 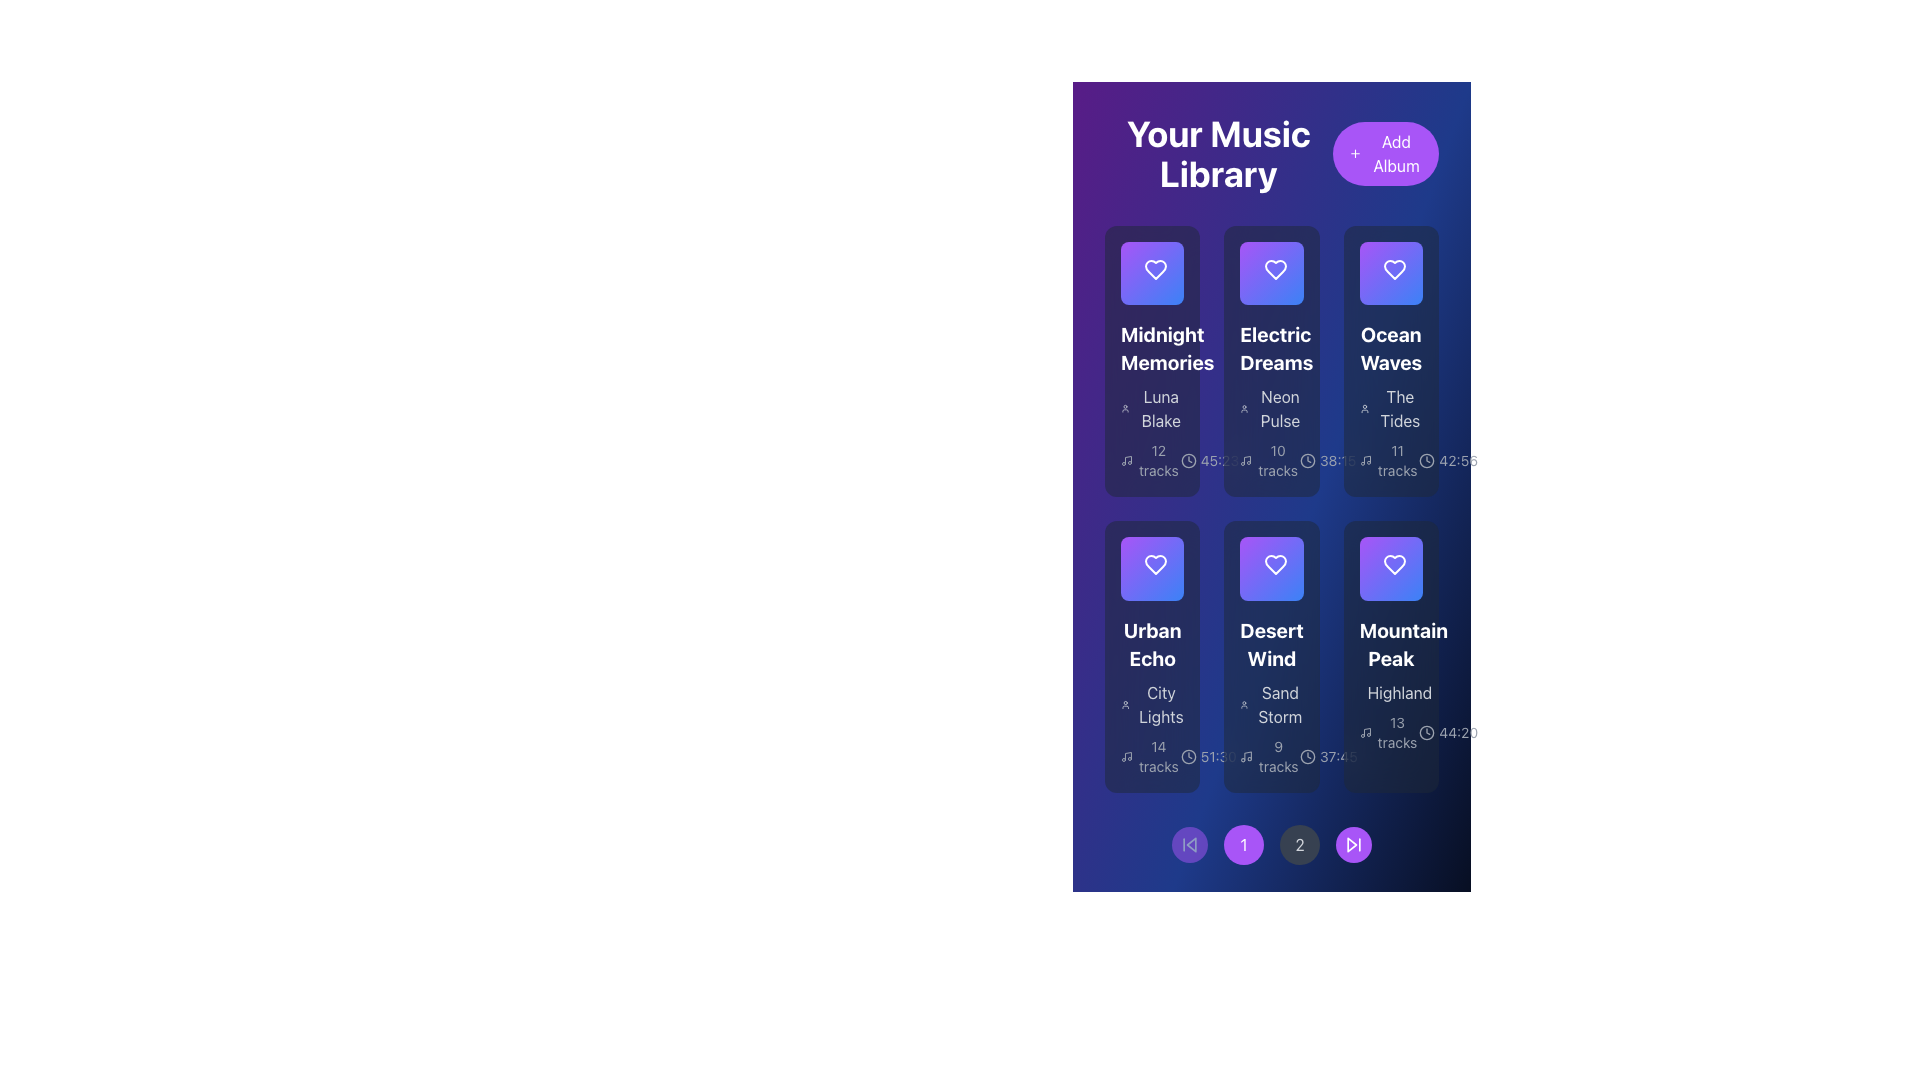 I want to click on the heart icon button located in the top-left album card of 'Your Music Library', so click(x=1156, y=273).